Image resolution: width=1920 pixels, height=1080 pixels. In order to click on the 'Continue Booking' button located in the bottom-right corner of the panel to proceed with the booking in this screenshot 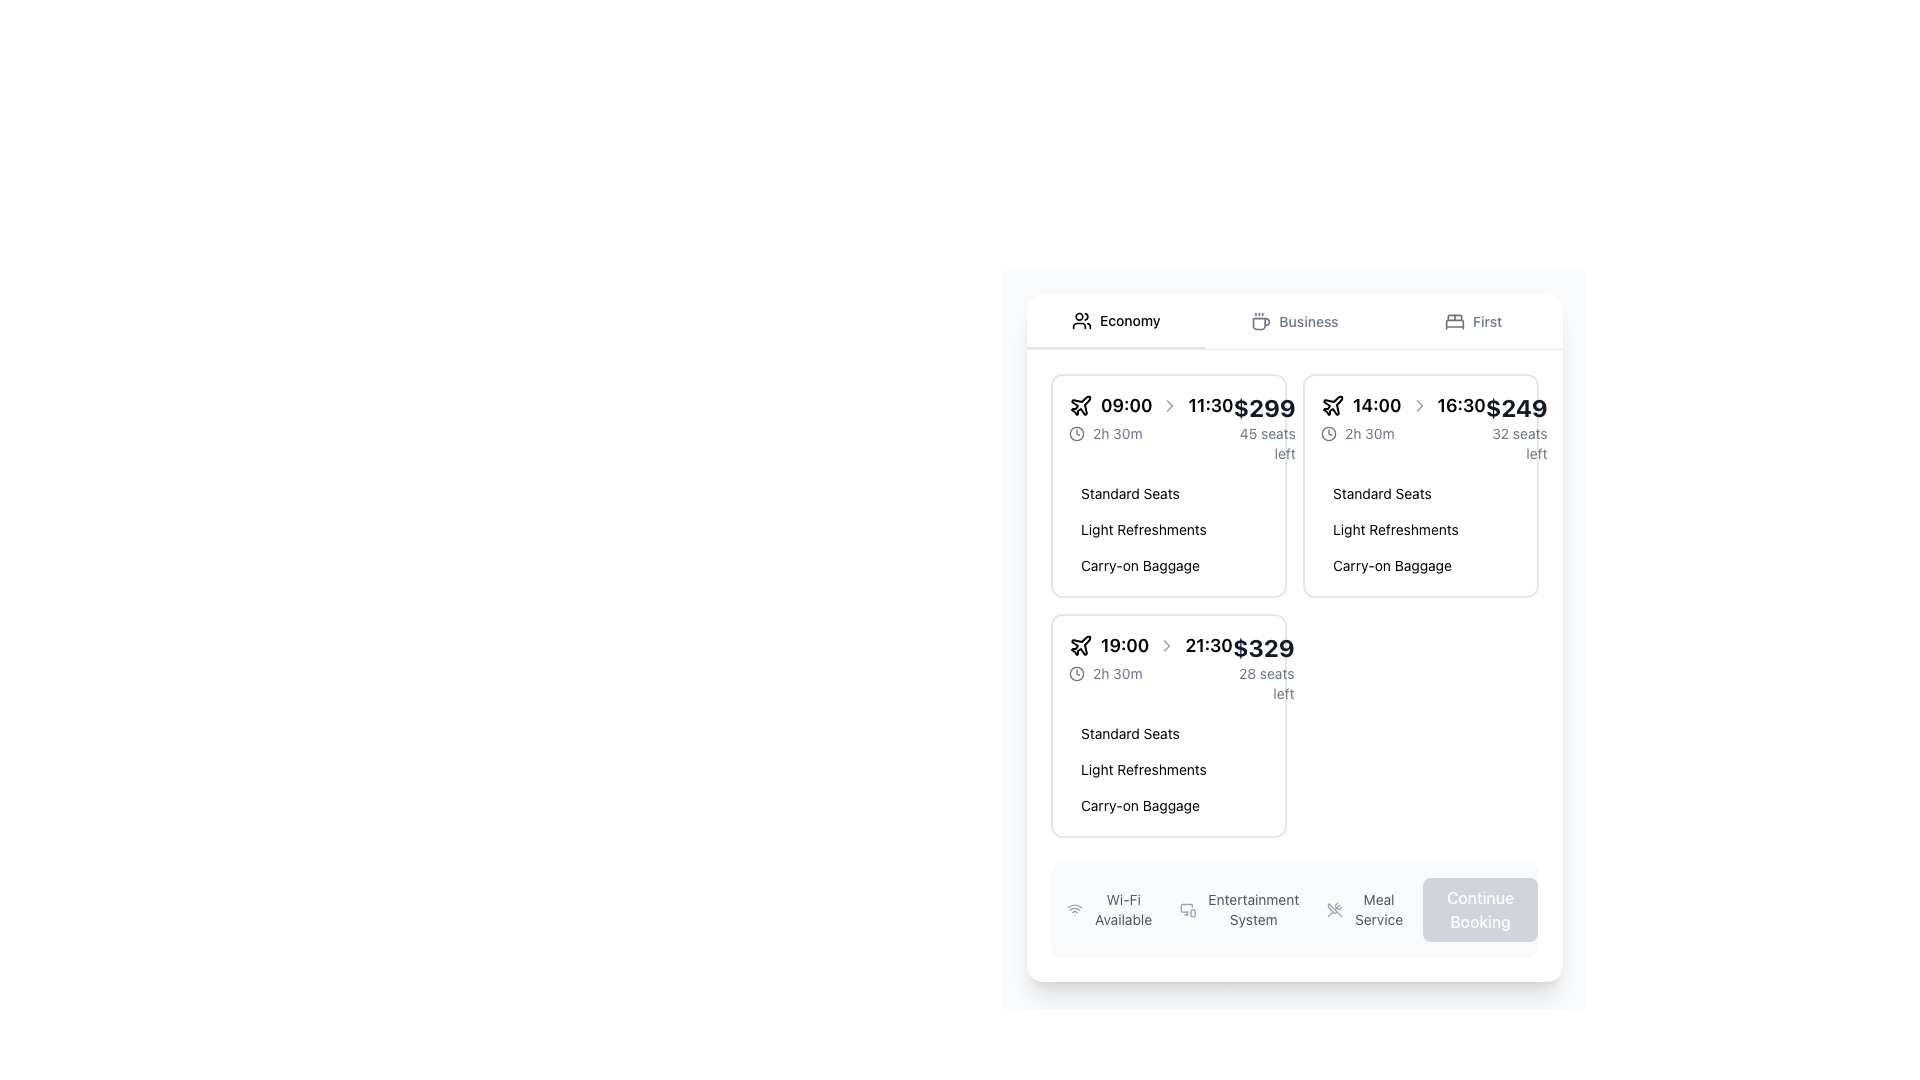, I will do `click(1480, 910)`.